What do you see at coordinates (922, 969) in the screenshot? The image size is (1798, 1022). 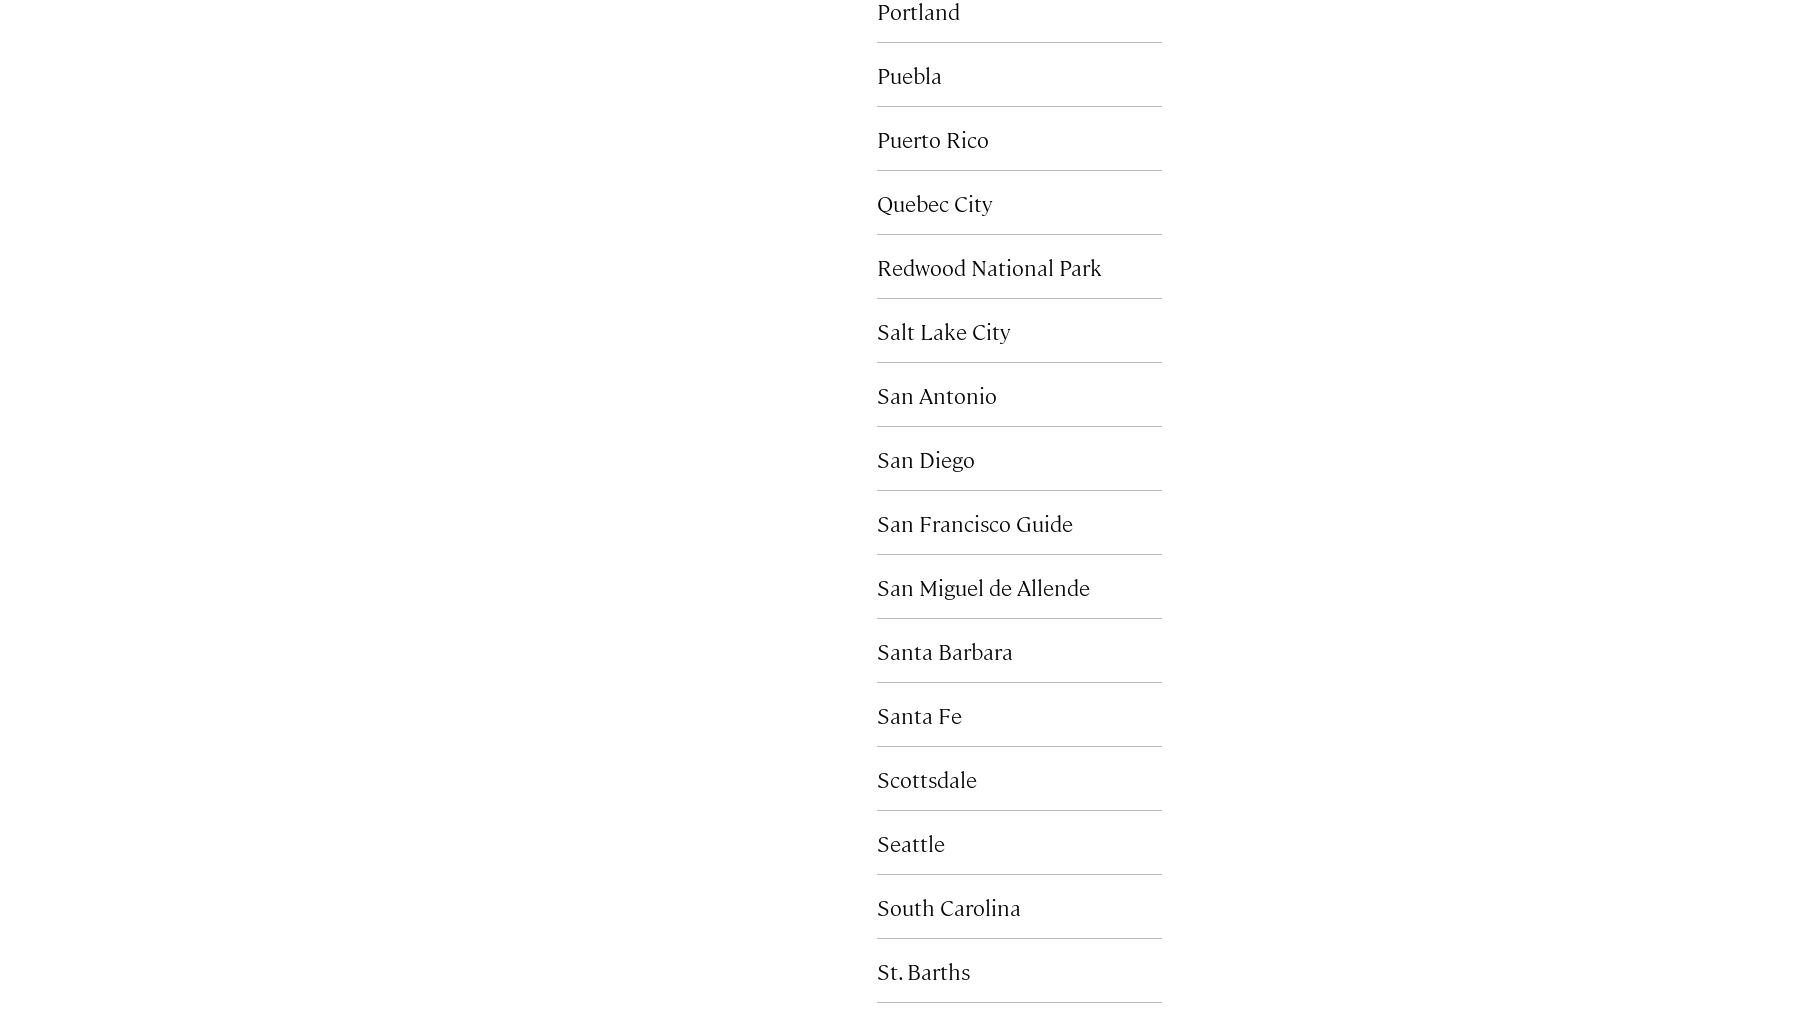 I see `'St. Barths'` at bounding box center [922, 969].